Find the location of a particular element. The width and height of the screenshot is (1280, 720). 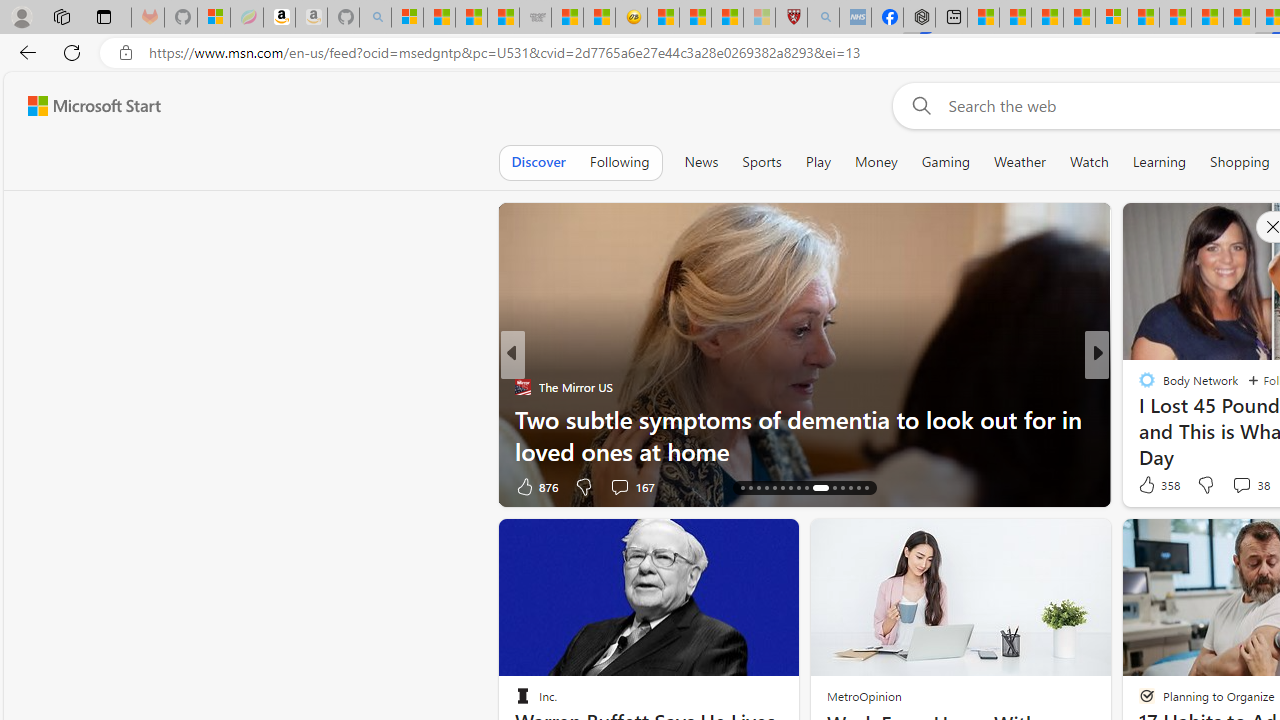

'list of asthma inhalers uk - Search - Sleeping' is located at coordinates (823, 17).